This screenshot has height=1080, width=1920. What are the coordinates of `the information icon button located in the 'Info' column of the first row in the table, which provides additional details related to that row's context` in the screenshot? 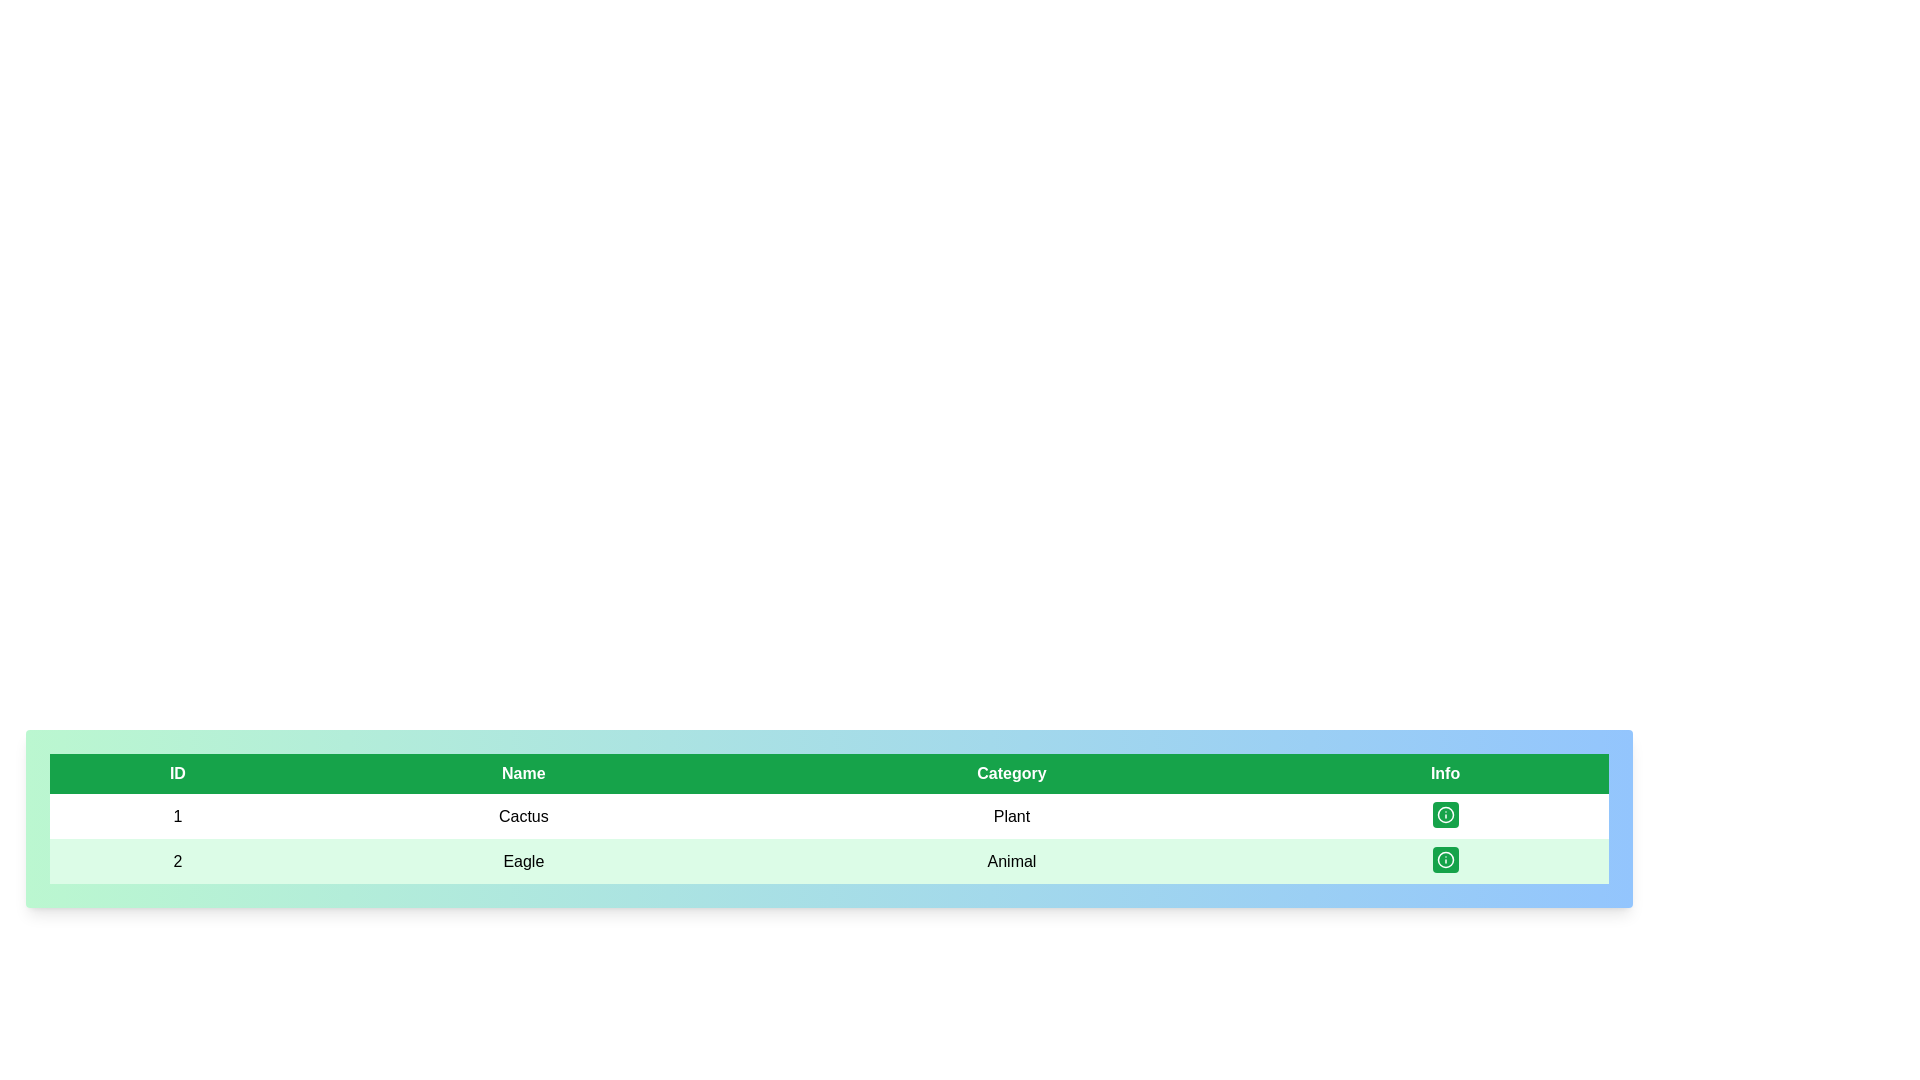 It's located at (1445, 814).